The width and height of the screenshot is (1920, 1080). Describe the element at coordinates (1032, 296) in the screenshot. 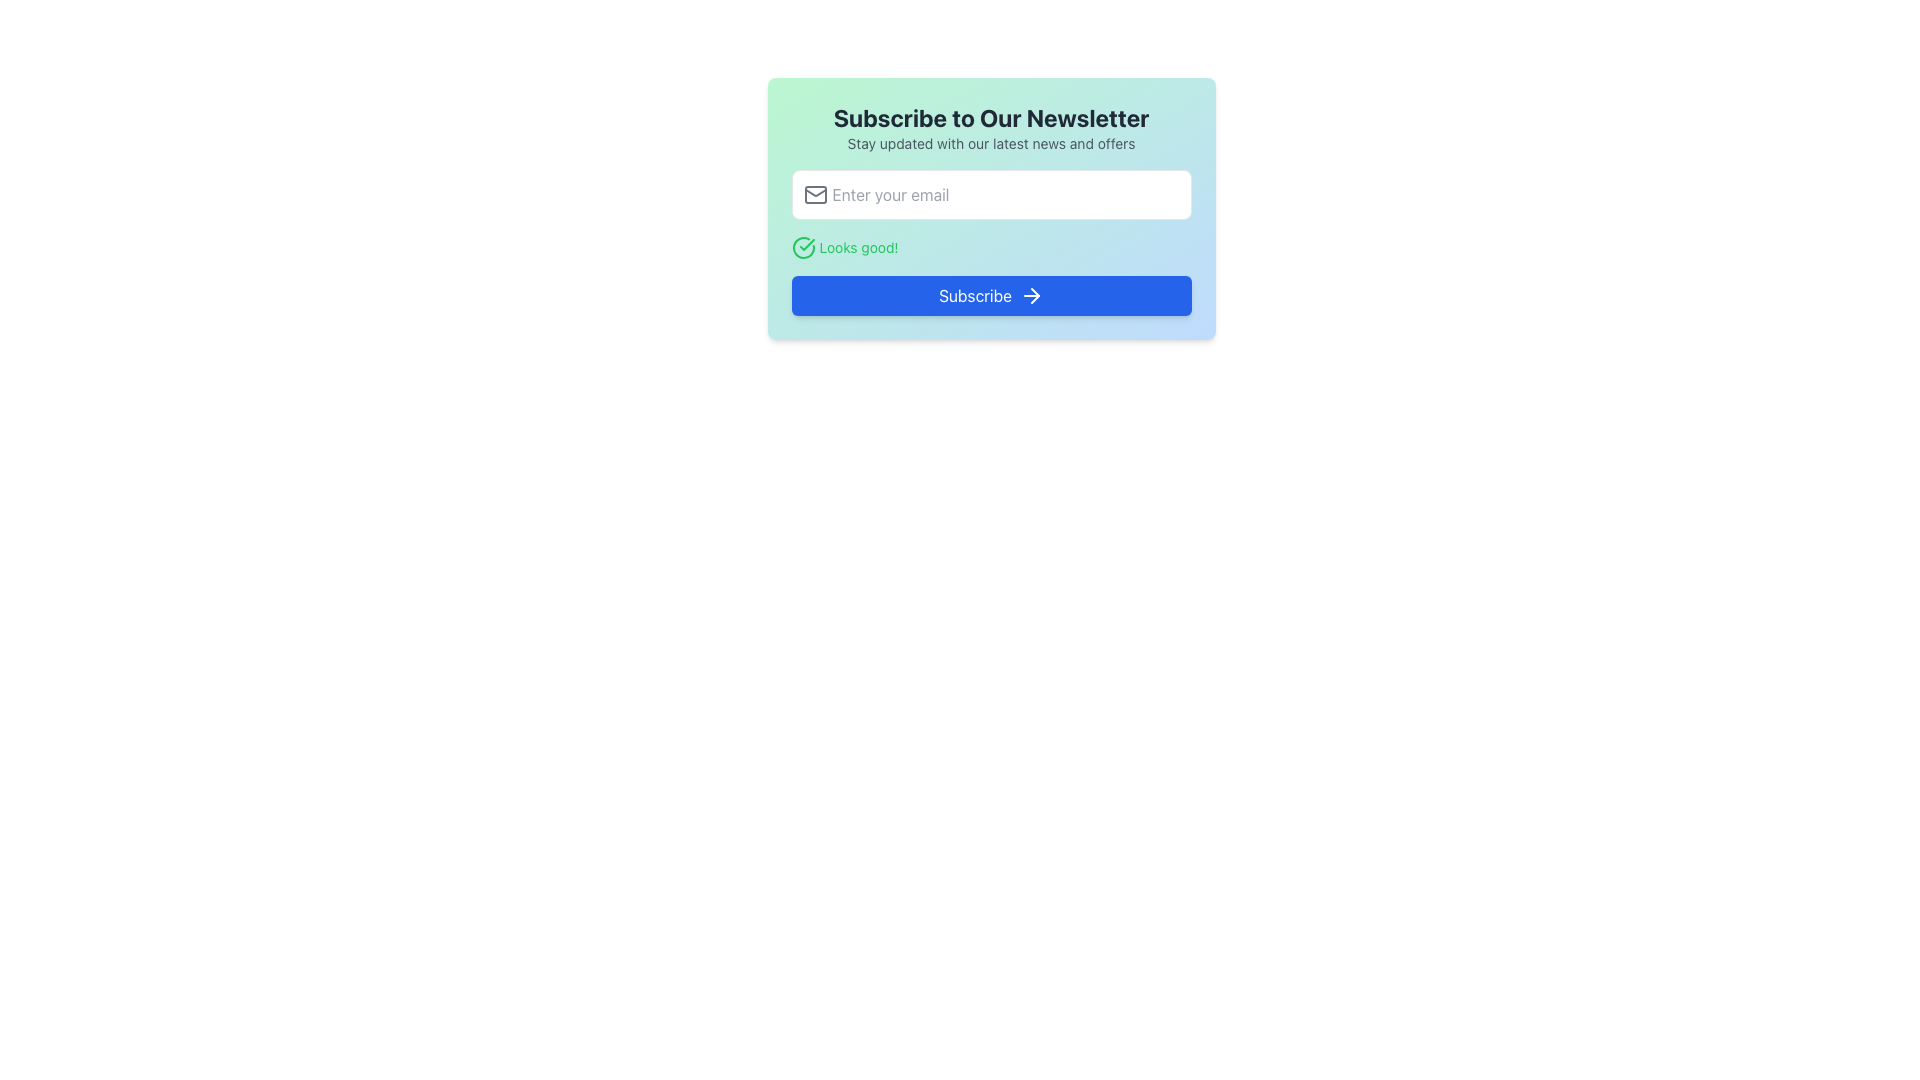

I see `the arrow icon on the right edge of the blue 'Subscribe' button` at that location.